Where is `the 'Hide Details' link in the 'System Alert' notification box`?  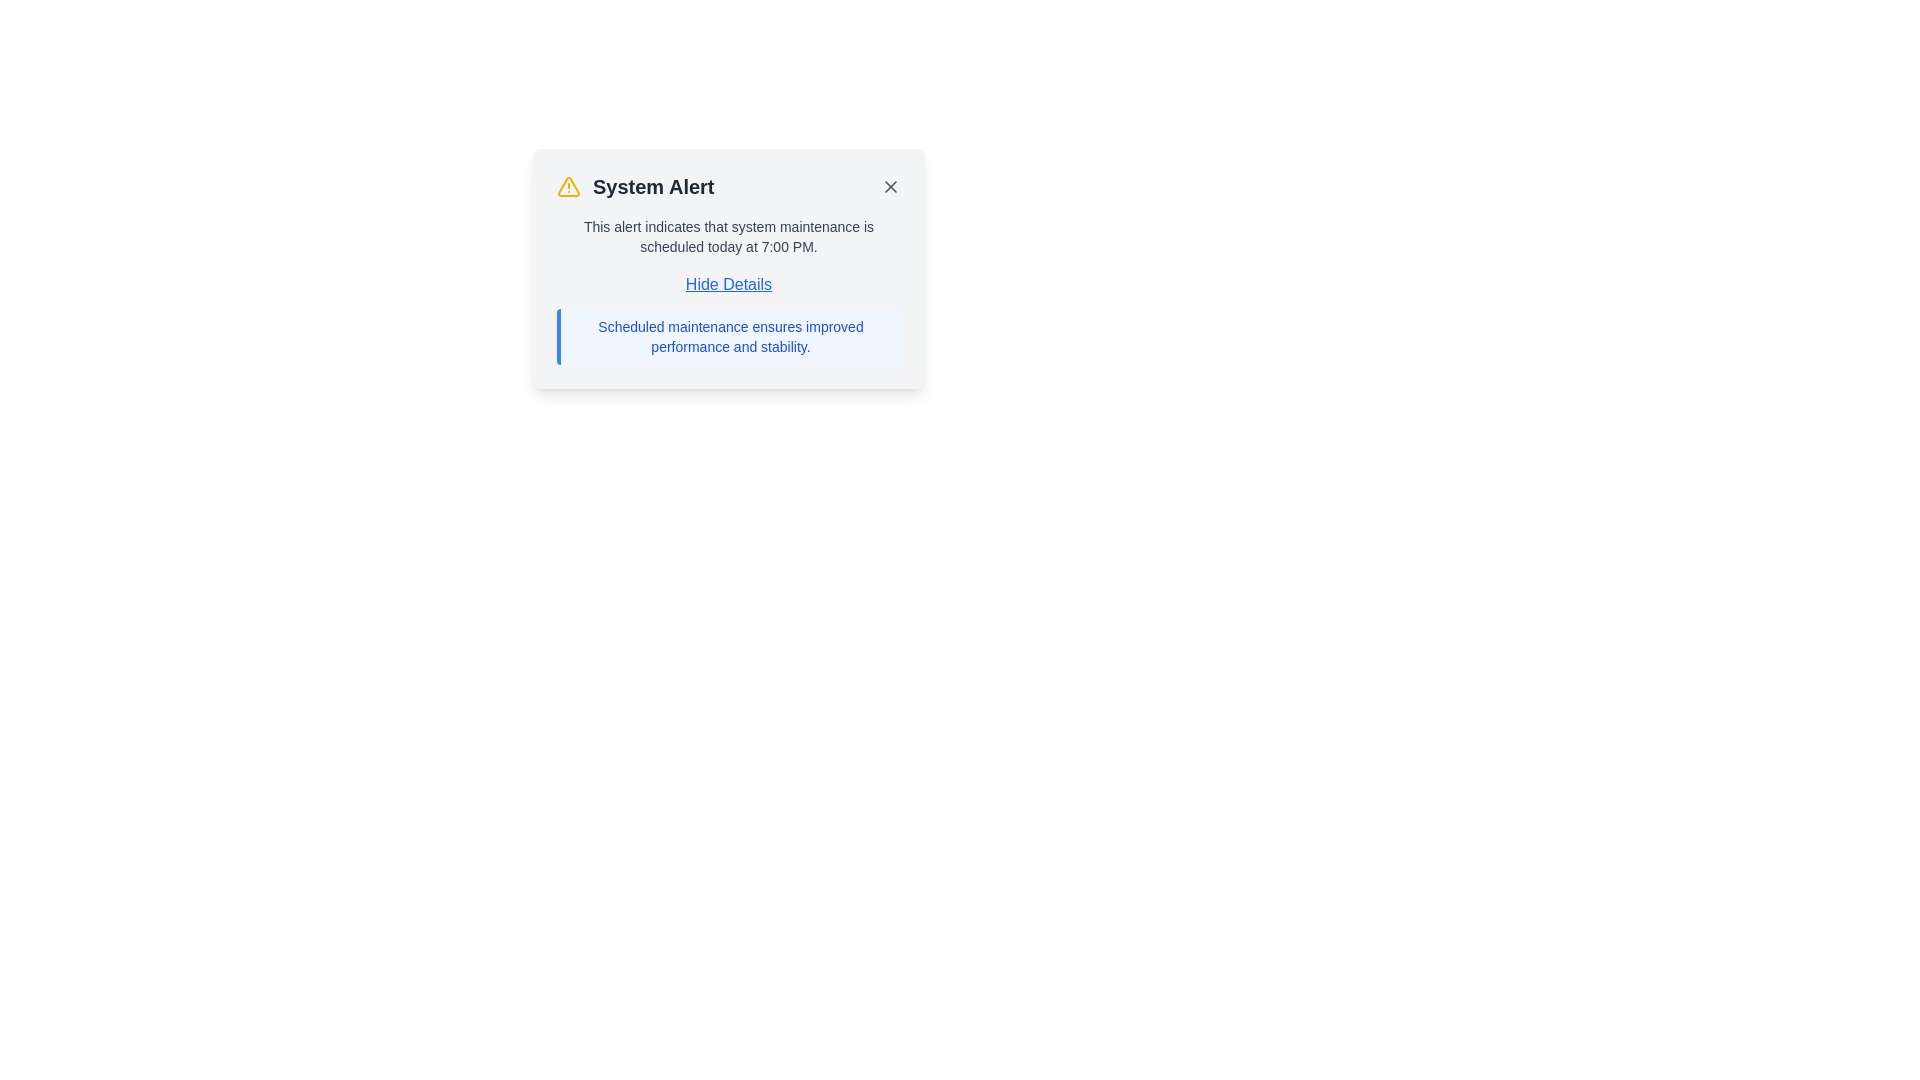 the 'Hide Details' link in the 'System Alert' notification box is located at coordinates (728, 268).